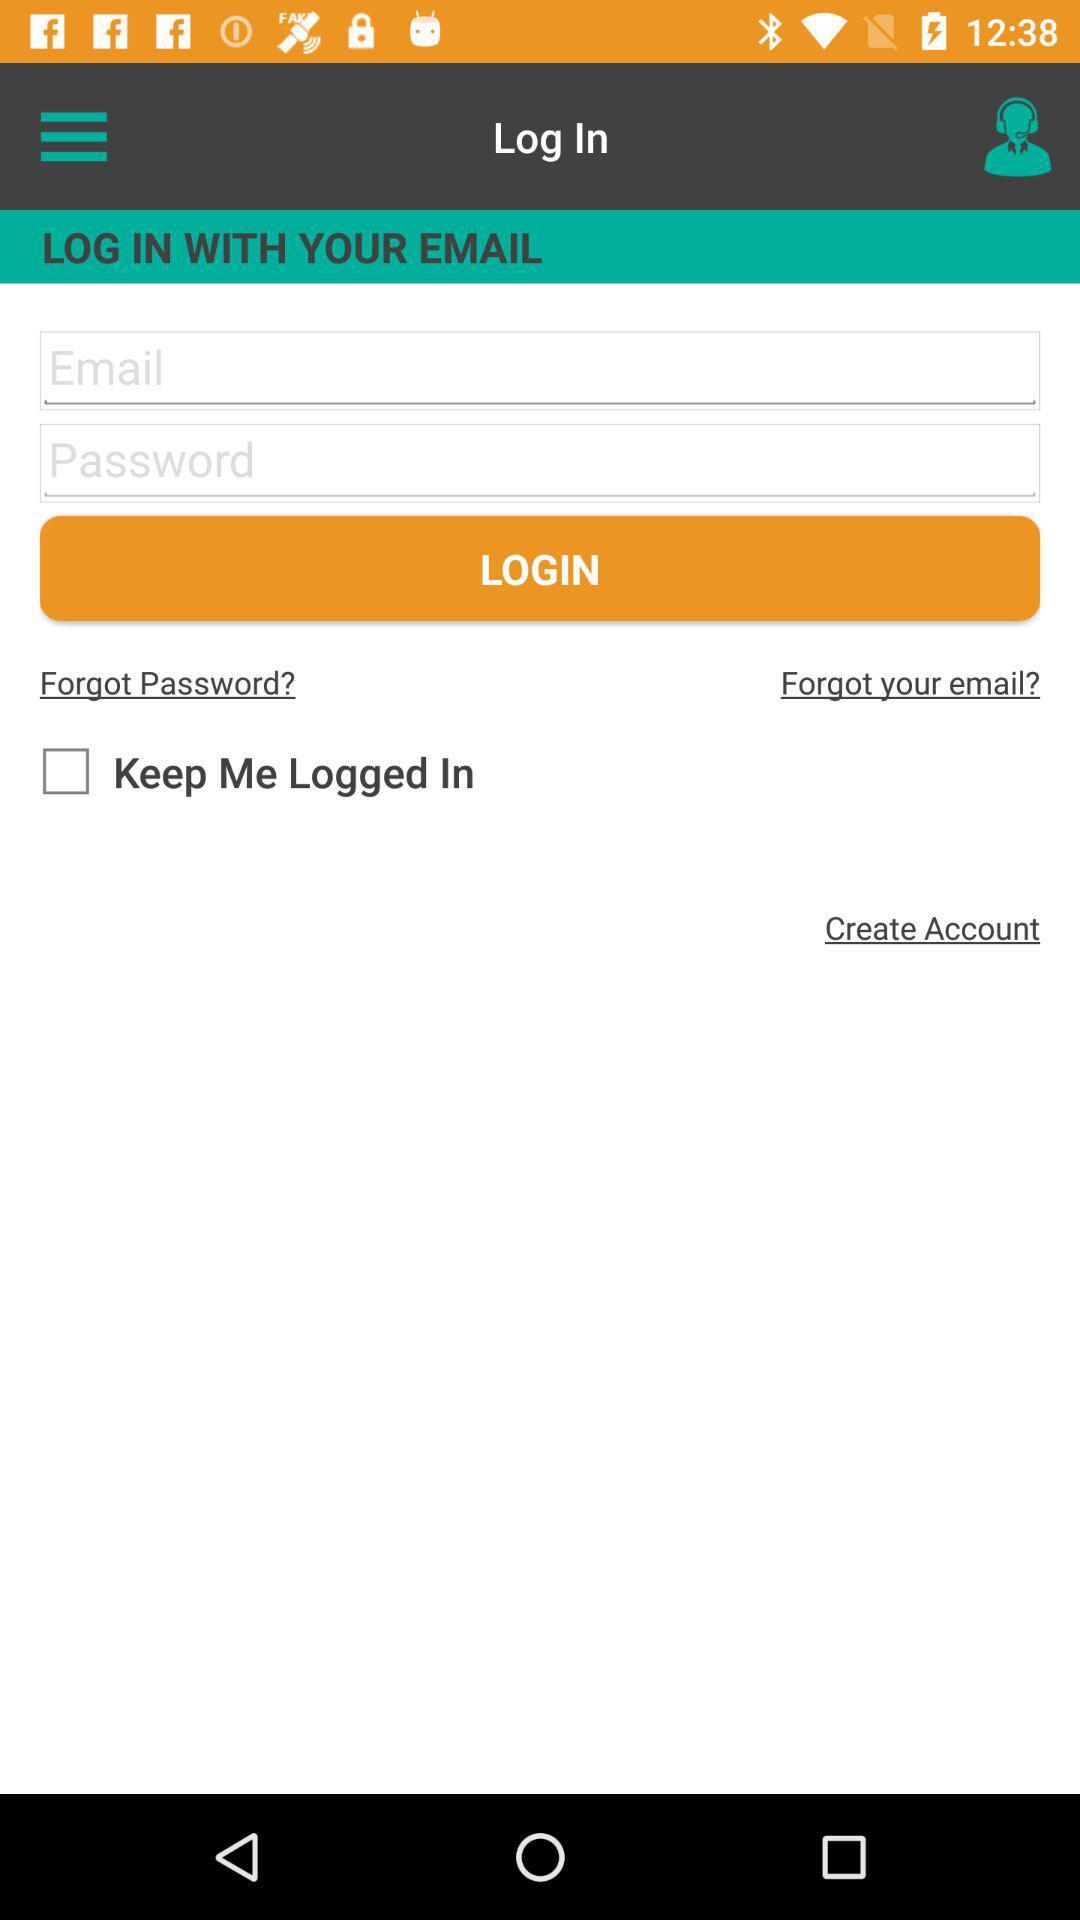 The width and height of the screenshot is (1080, 1920). I want to click on the item at the top left corner, so click(72, 135).